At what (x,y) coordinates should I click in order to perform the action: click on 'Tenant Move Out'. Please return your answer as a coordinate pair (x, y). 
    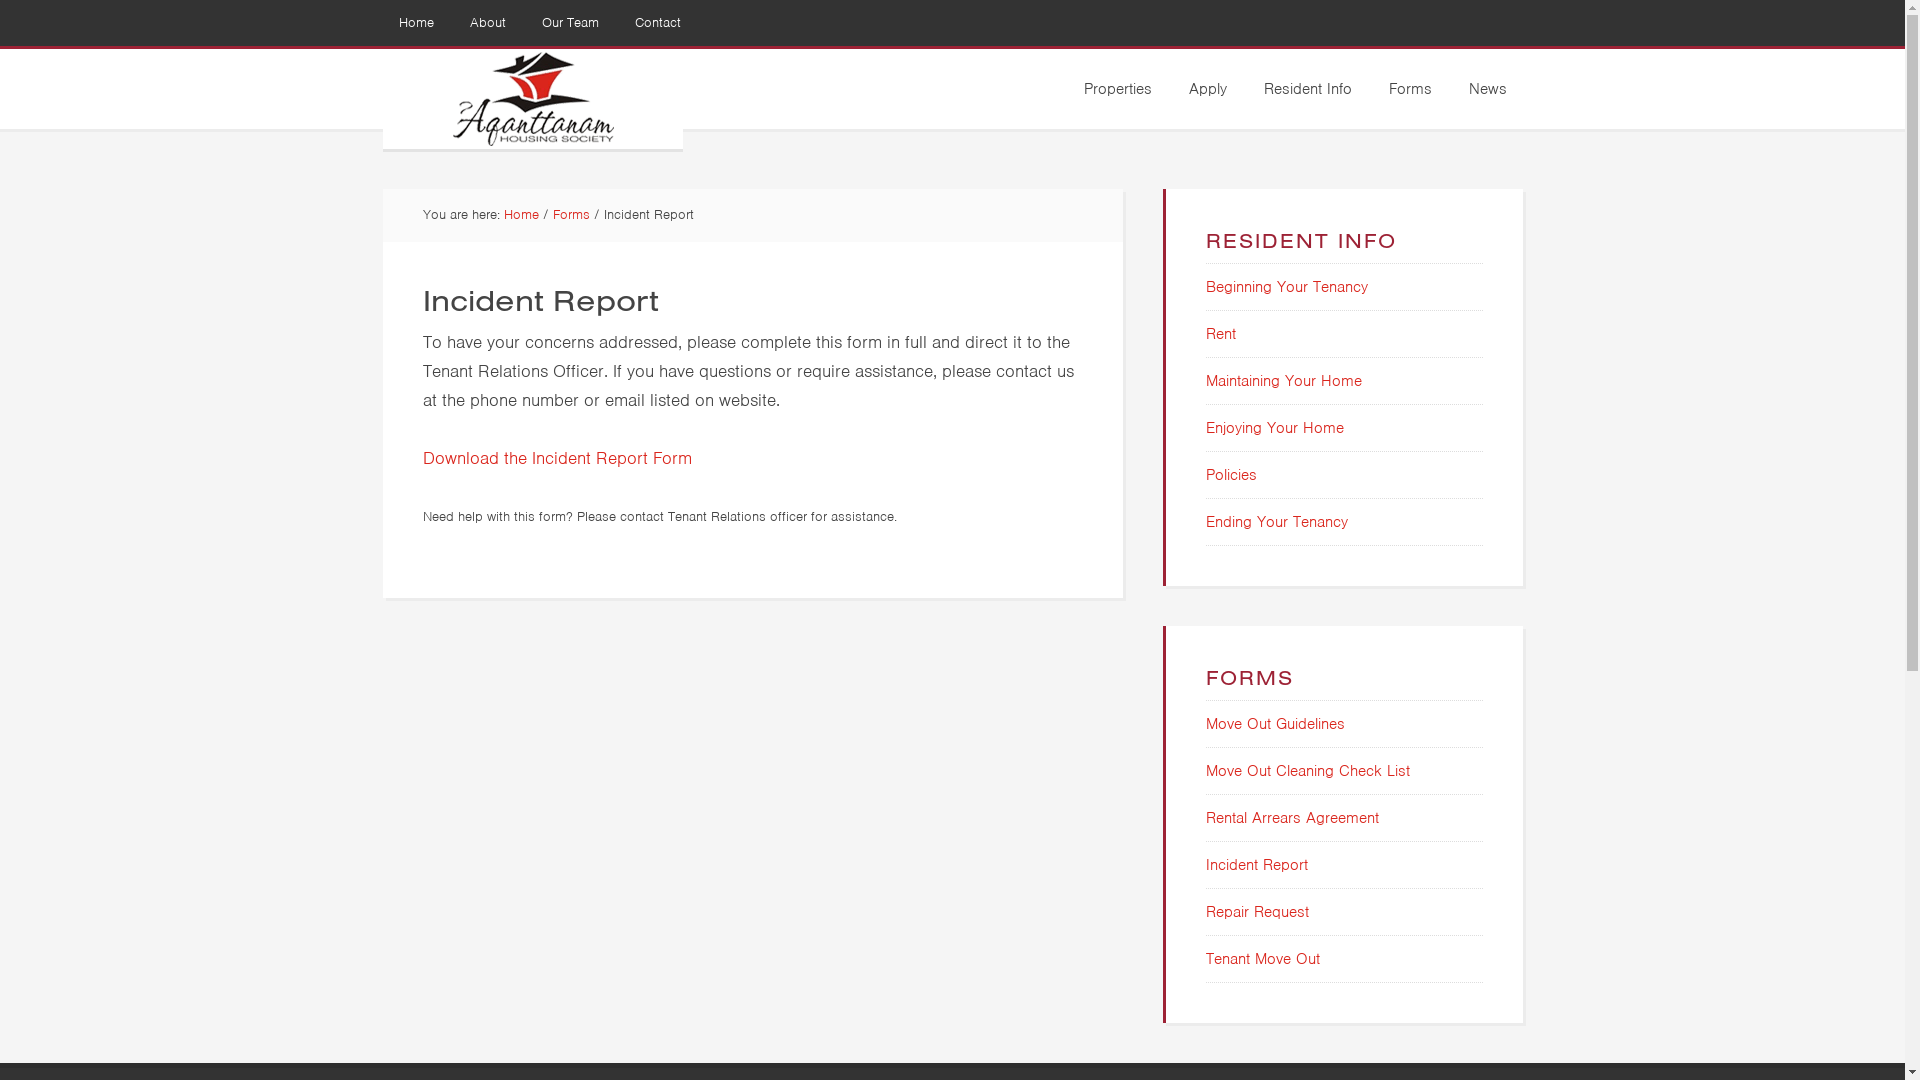
    Looking at the image, I should click on (1261, 958).